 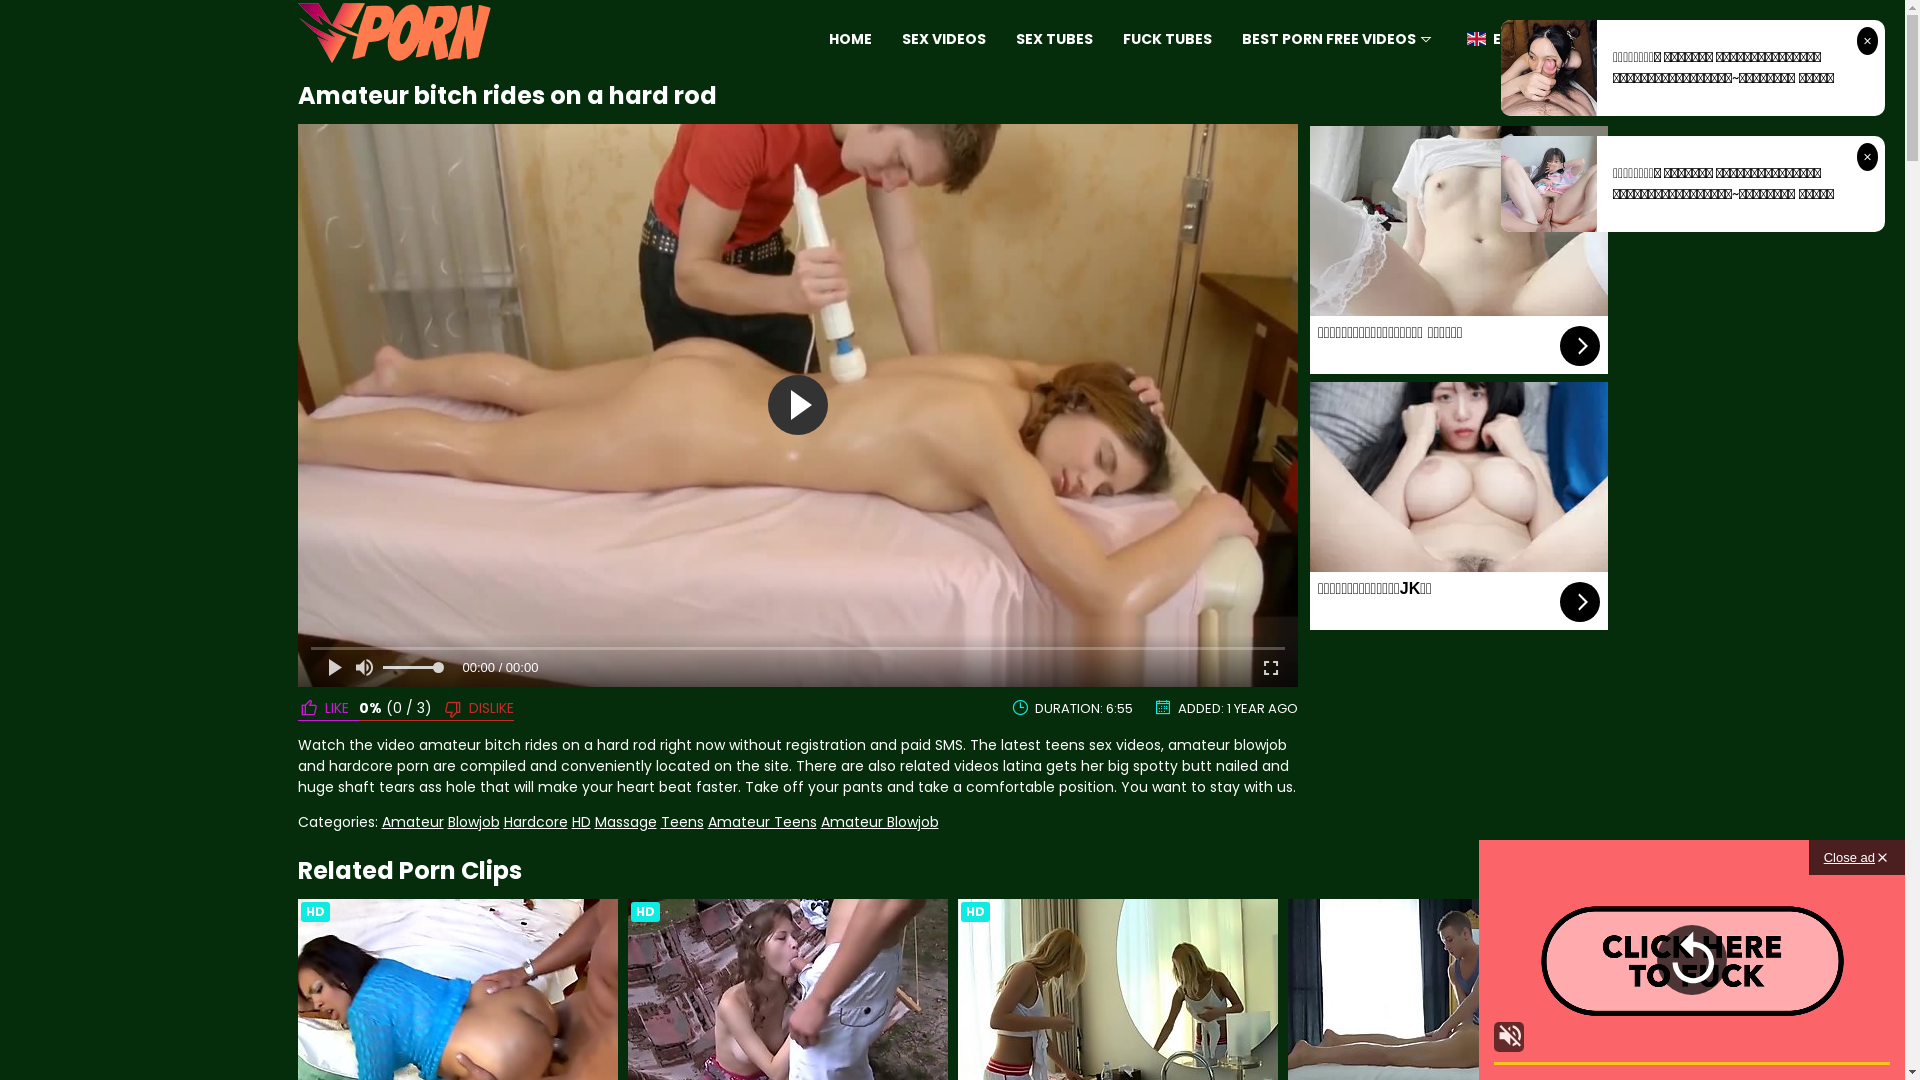 I want to click on 'BEST PORN FREE VIDEOS', so click(x=1241, y=38).